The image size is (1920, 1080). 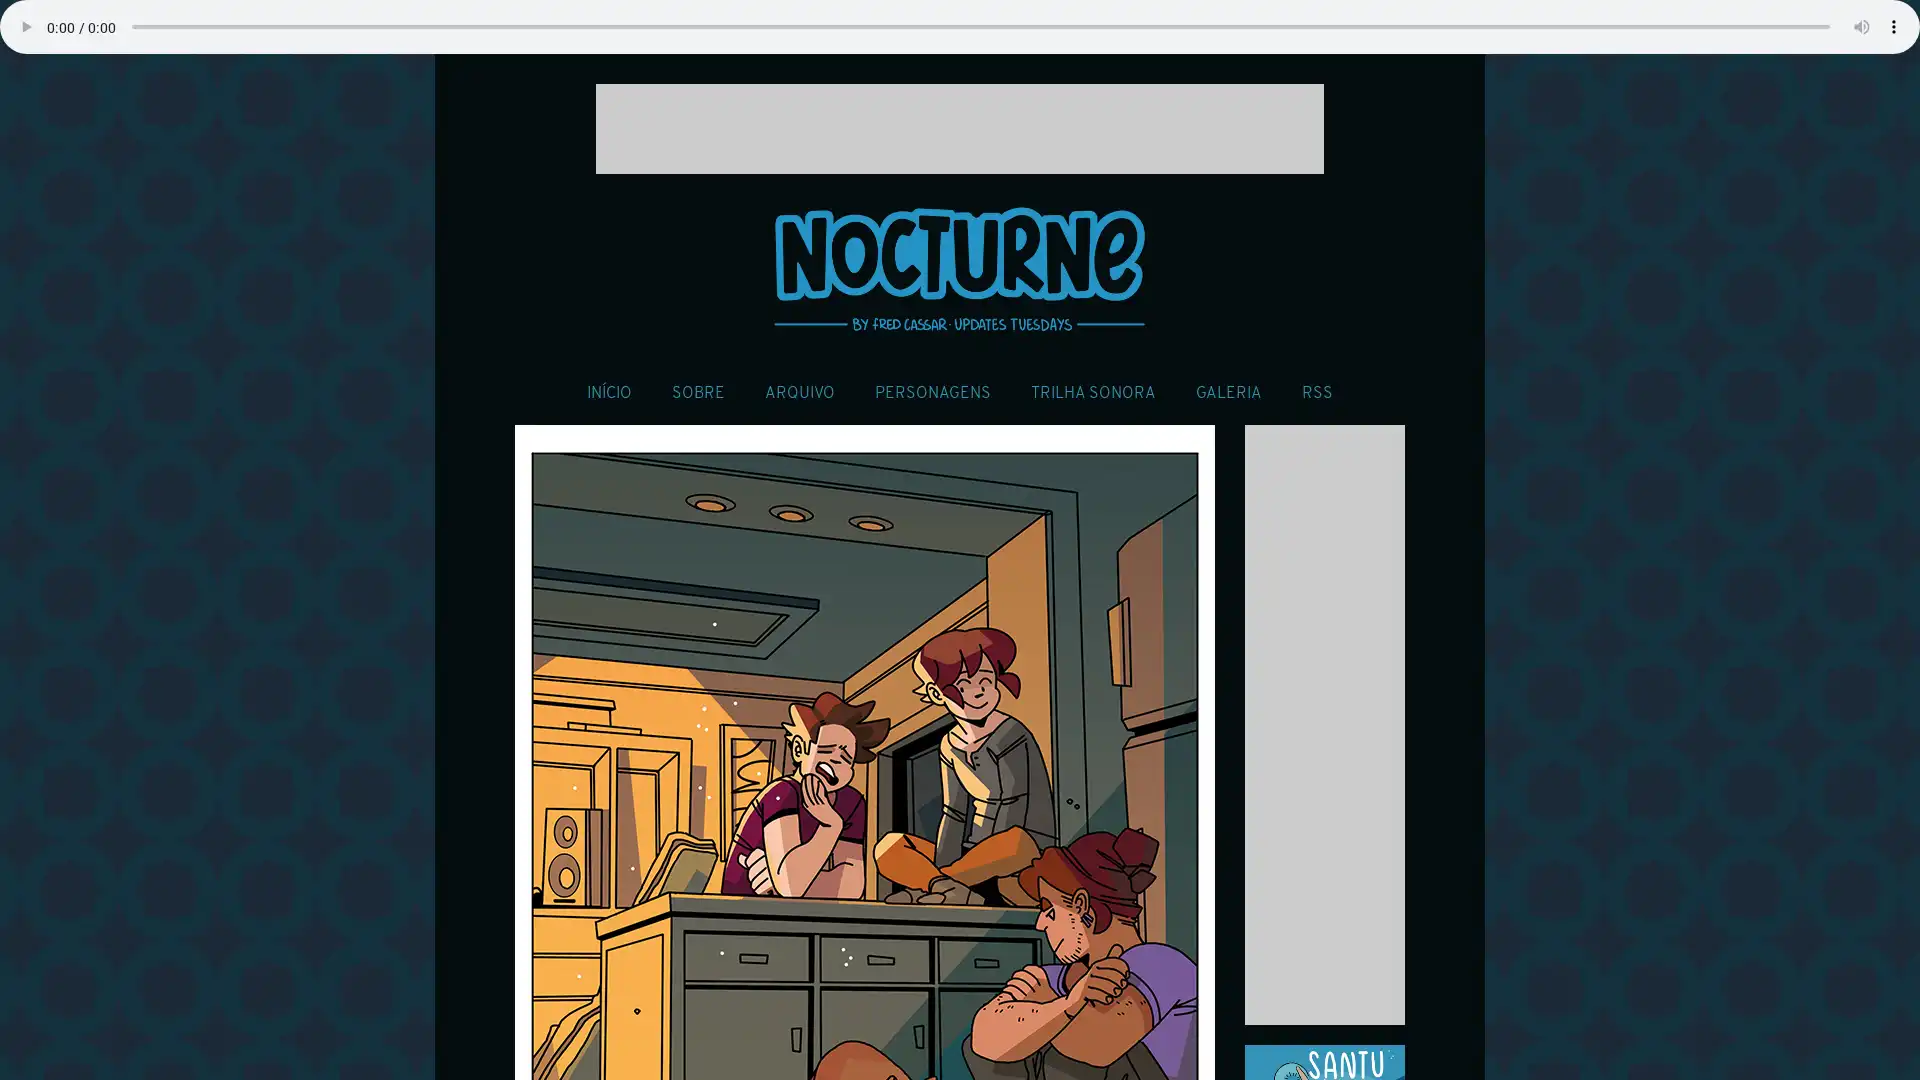 What do you see at coordinates (25, 27) in the screenshot?
I see `play` at bounding box center [25, 27].